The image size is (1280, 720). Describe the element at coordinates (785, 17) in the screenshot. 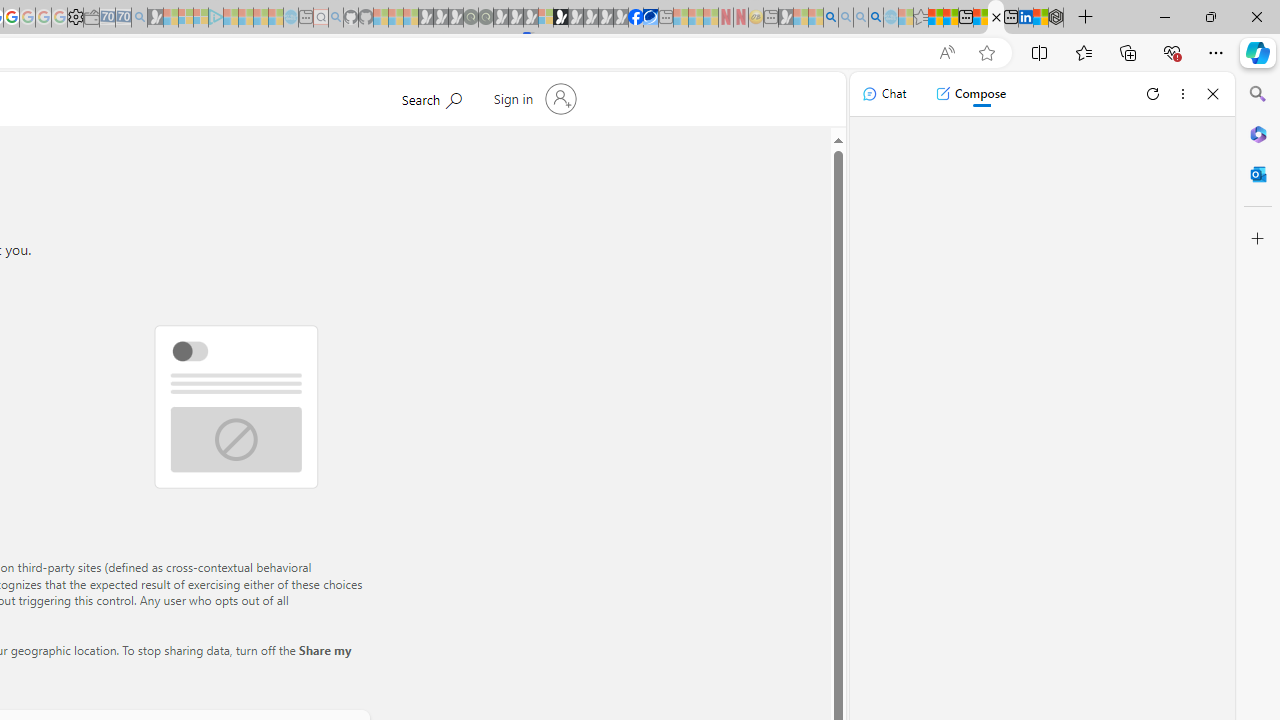

I see `'MSN - Sleeping'` at that location.